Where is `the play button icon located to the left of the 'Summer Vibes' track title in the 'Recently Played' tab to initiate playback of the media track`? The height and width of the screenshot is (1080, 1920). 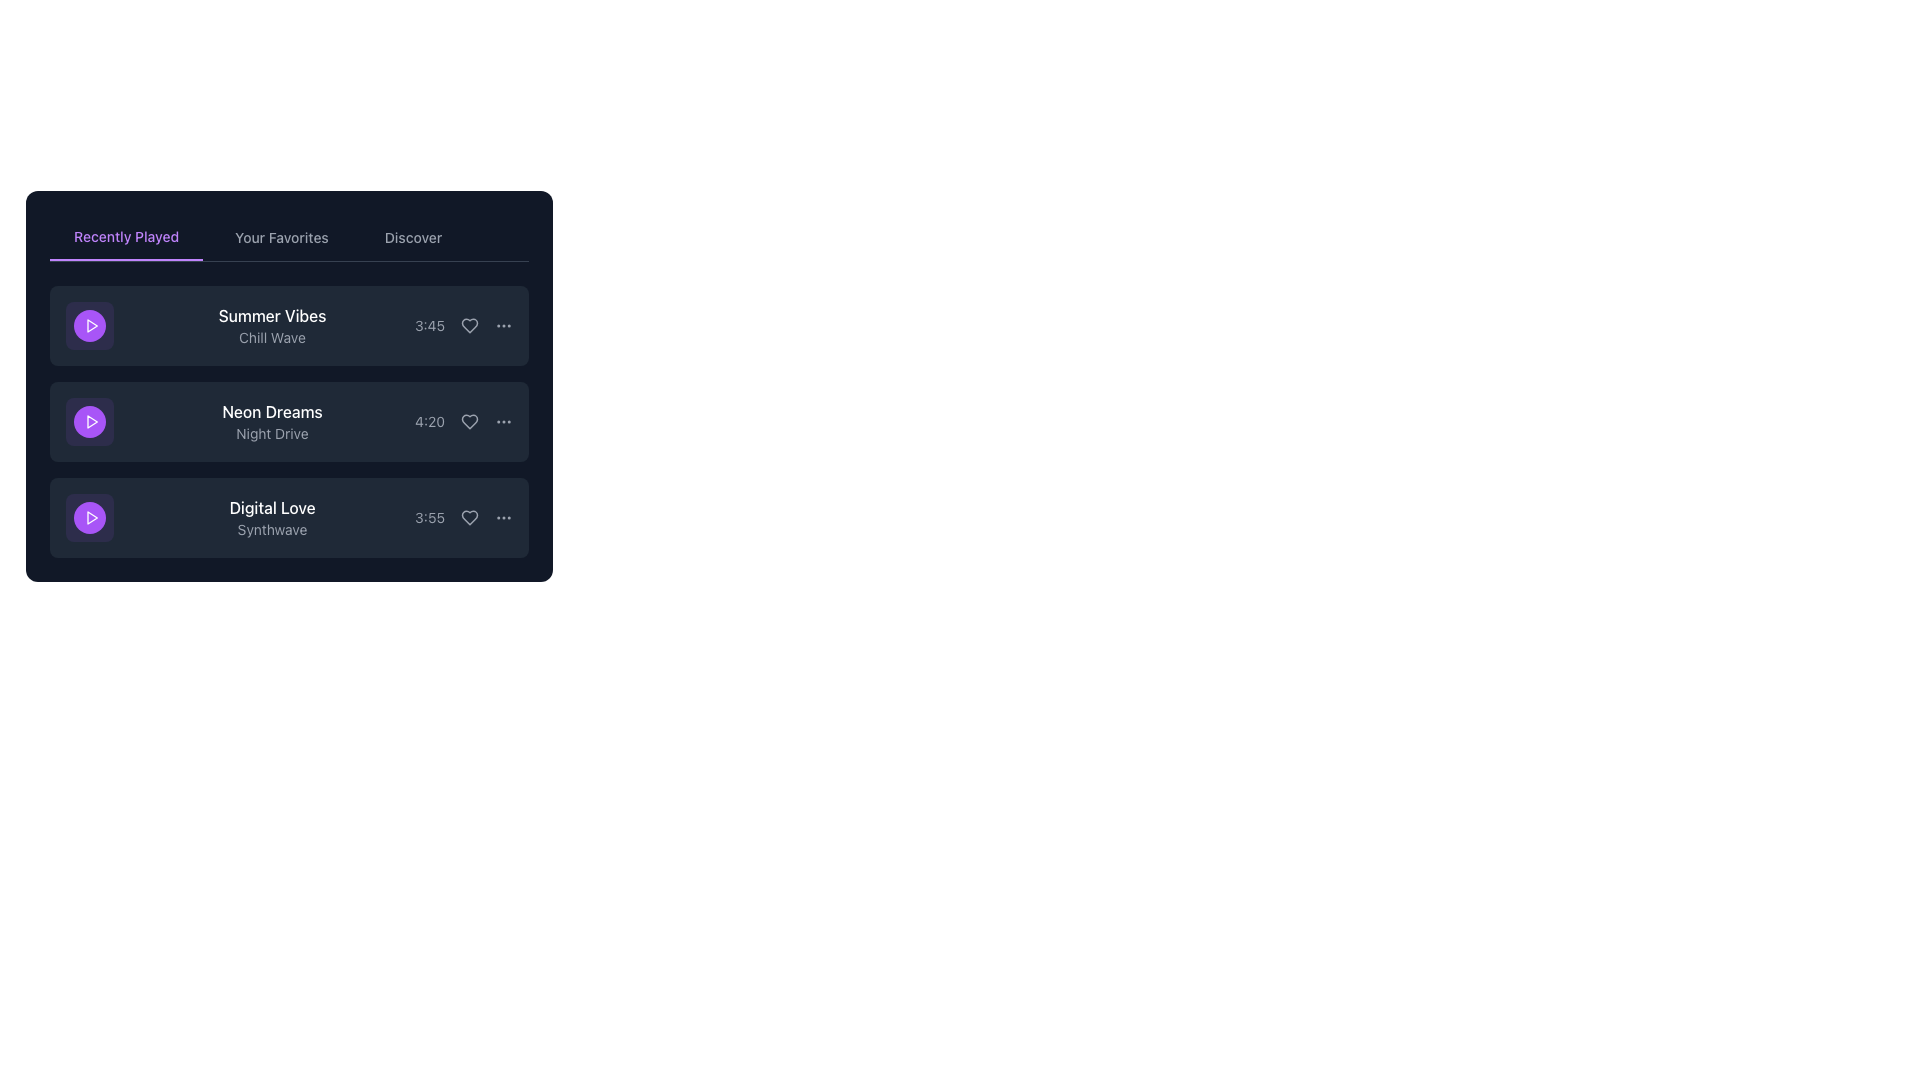 the play button icon located to the left of the 'Summer Vibes' track title in the 'Recently Played' tab to initiate playback of the media track is located at coordinates (91, 325).